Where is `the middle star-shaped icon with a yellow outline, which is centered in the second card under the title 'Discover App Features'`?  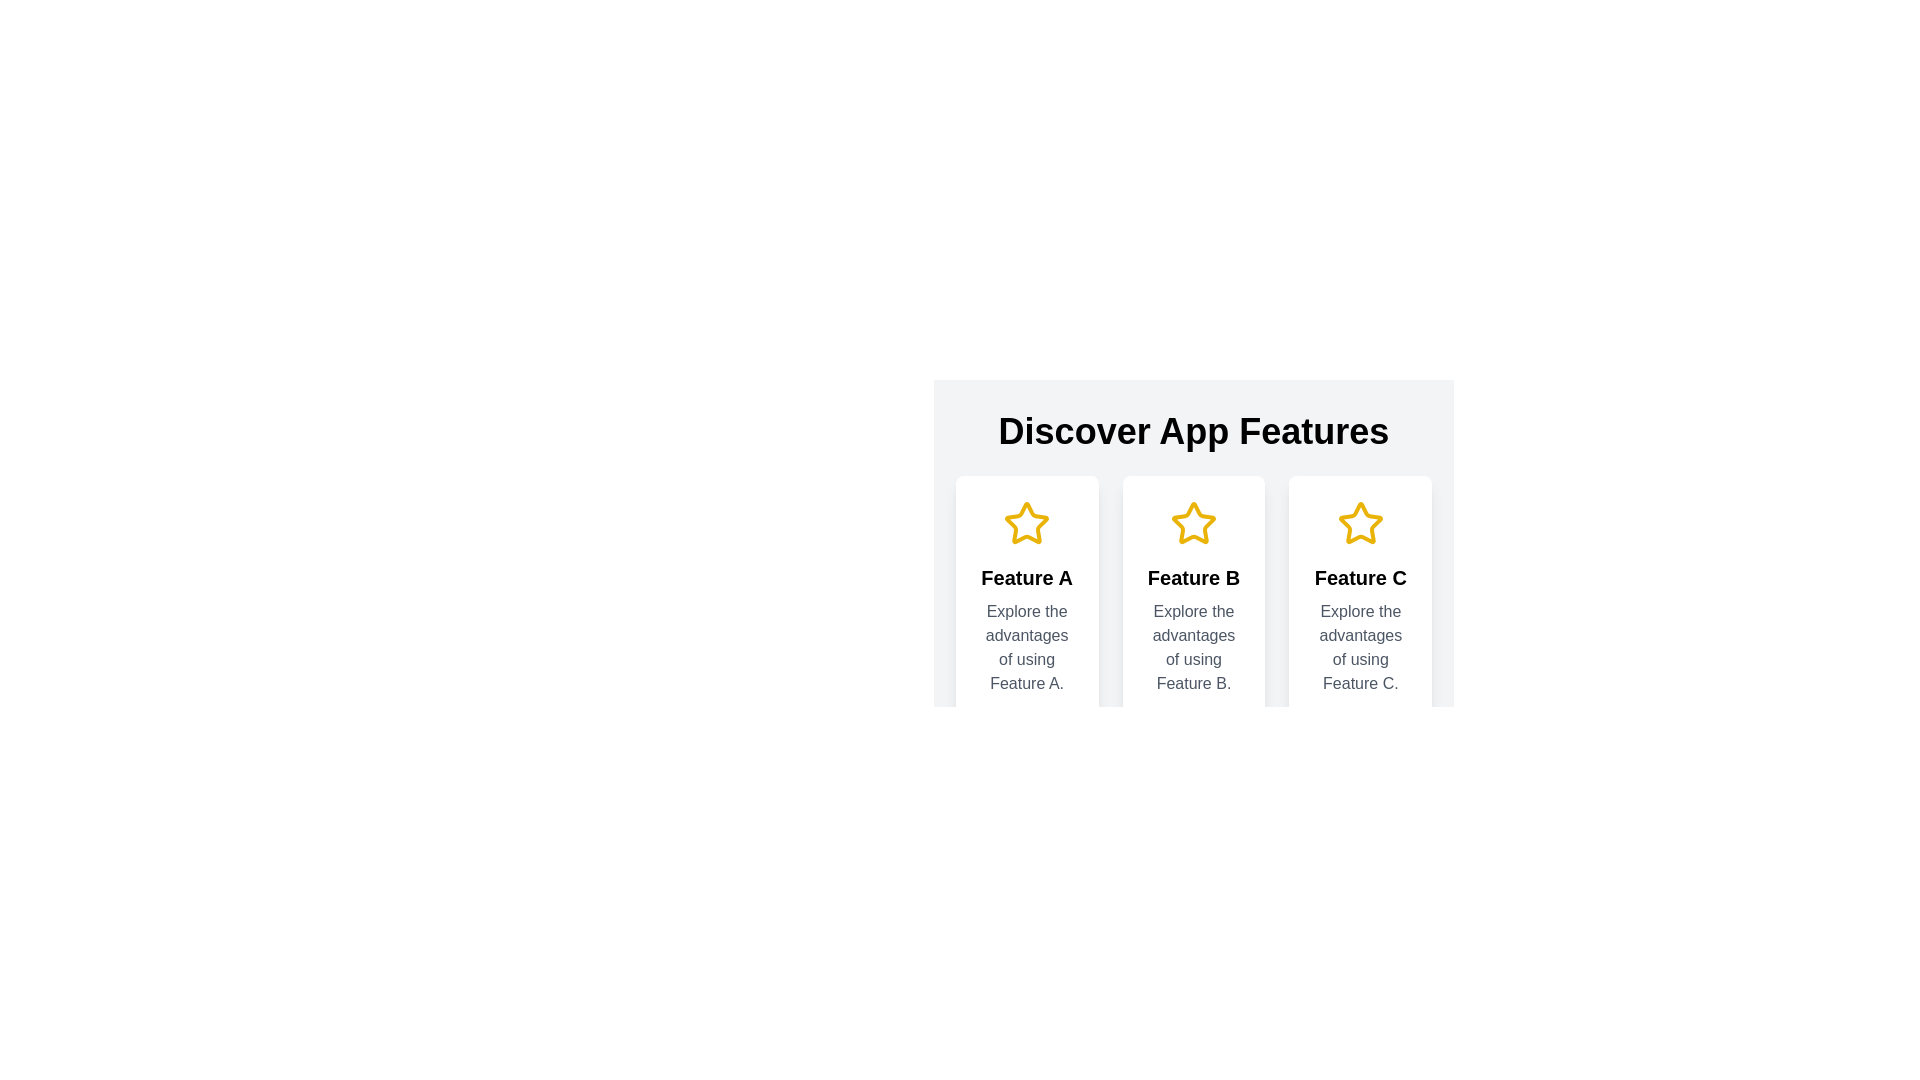 the middle star-shaped icon with a yellow outline, which is centered in the second card under the title 'Discover App Features' is located at coordinates (1194, 522).